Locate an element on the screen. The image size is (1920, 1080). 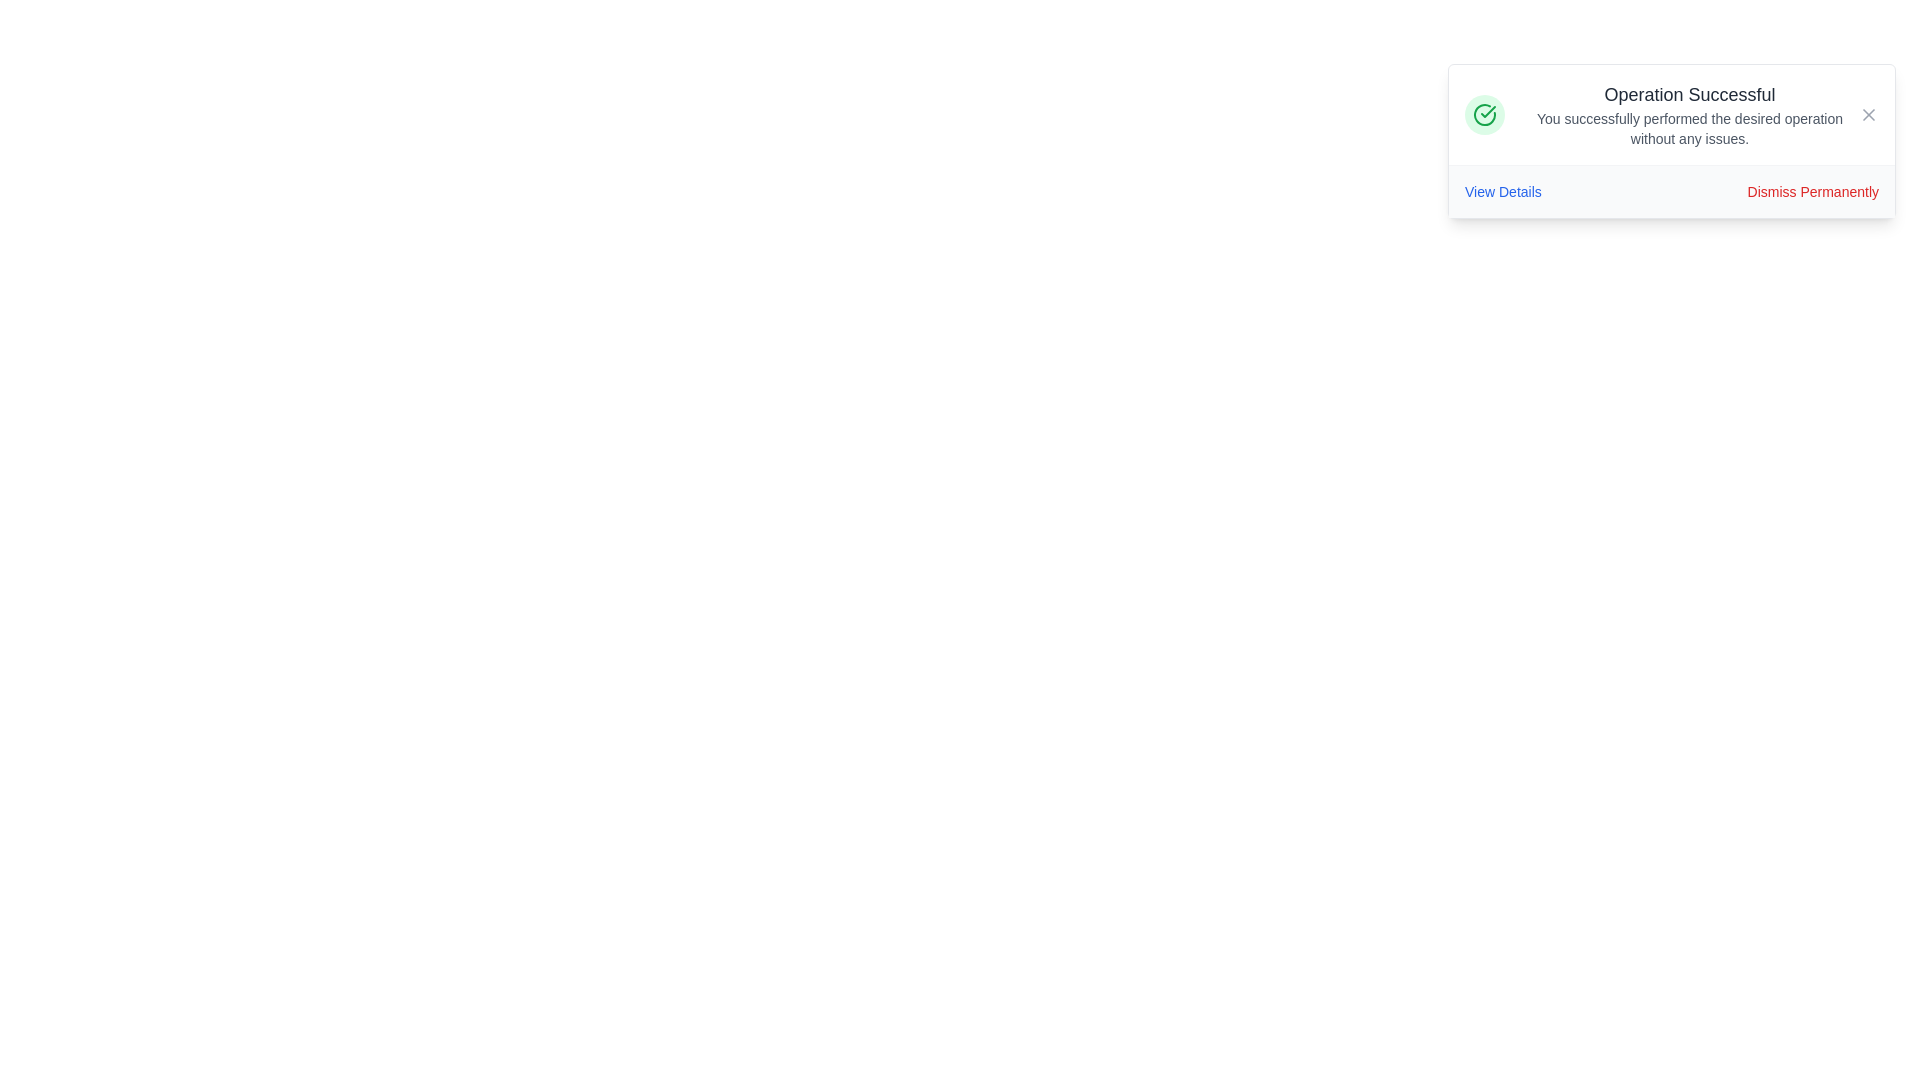
the circular icon with a green checkmark located near the top right corner of the notification section, preceding the text 'Operation Successful' is located at coordinates (1484, 115).